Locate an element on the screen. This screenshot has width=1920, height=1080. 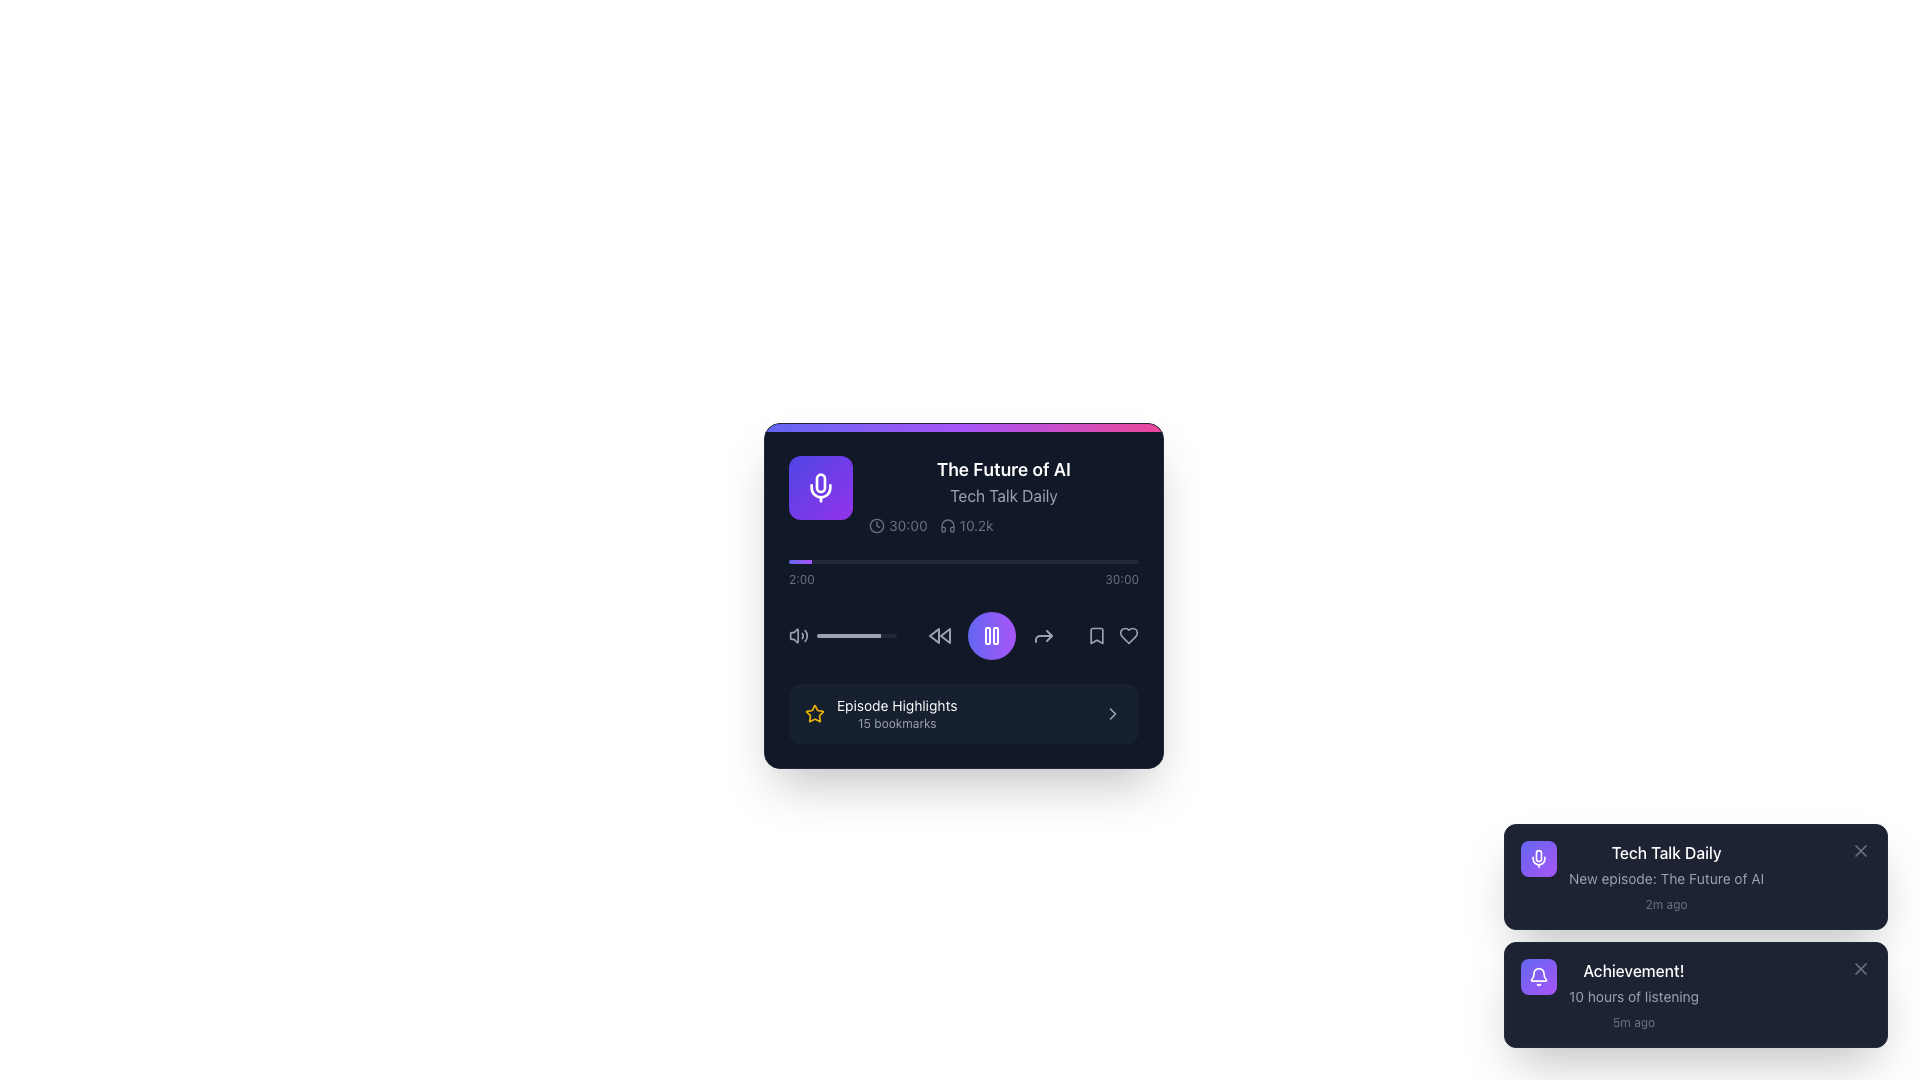
the forward arrow icon button styled in gray located to the far right of the playback control panel is located at coordinates (1042, 636).